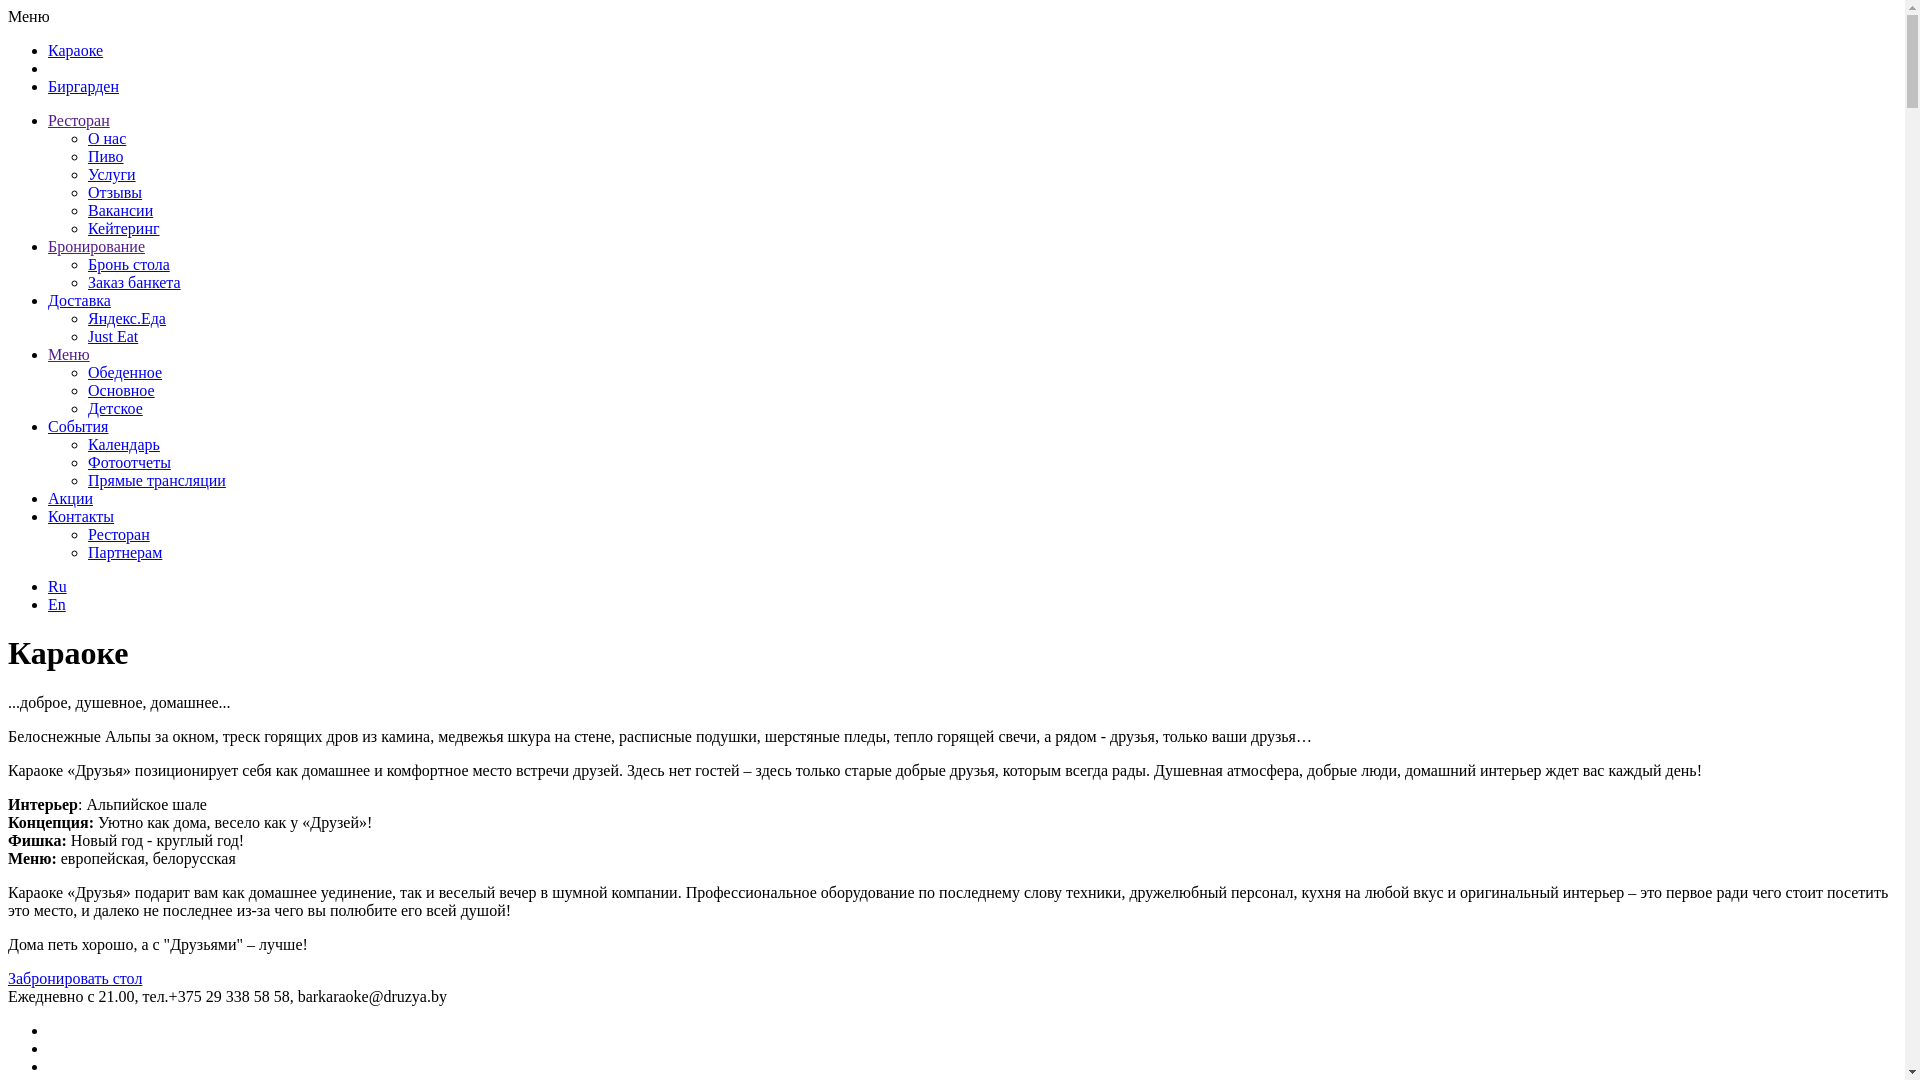  Describe the element at coordinates (57, 603) in the screenshot. I see `'En'` at that location.